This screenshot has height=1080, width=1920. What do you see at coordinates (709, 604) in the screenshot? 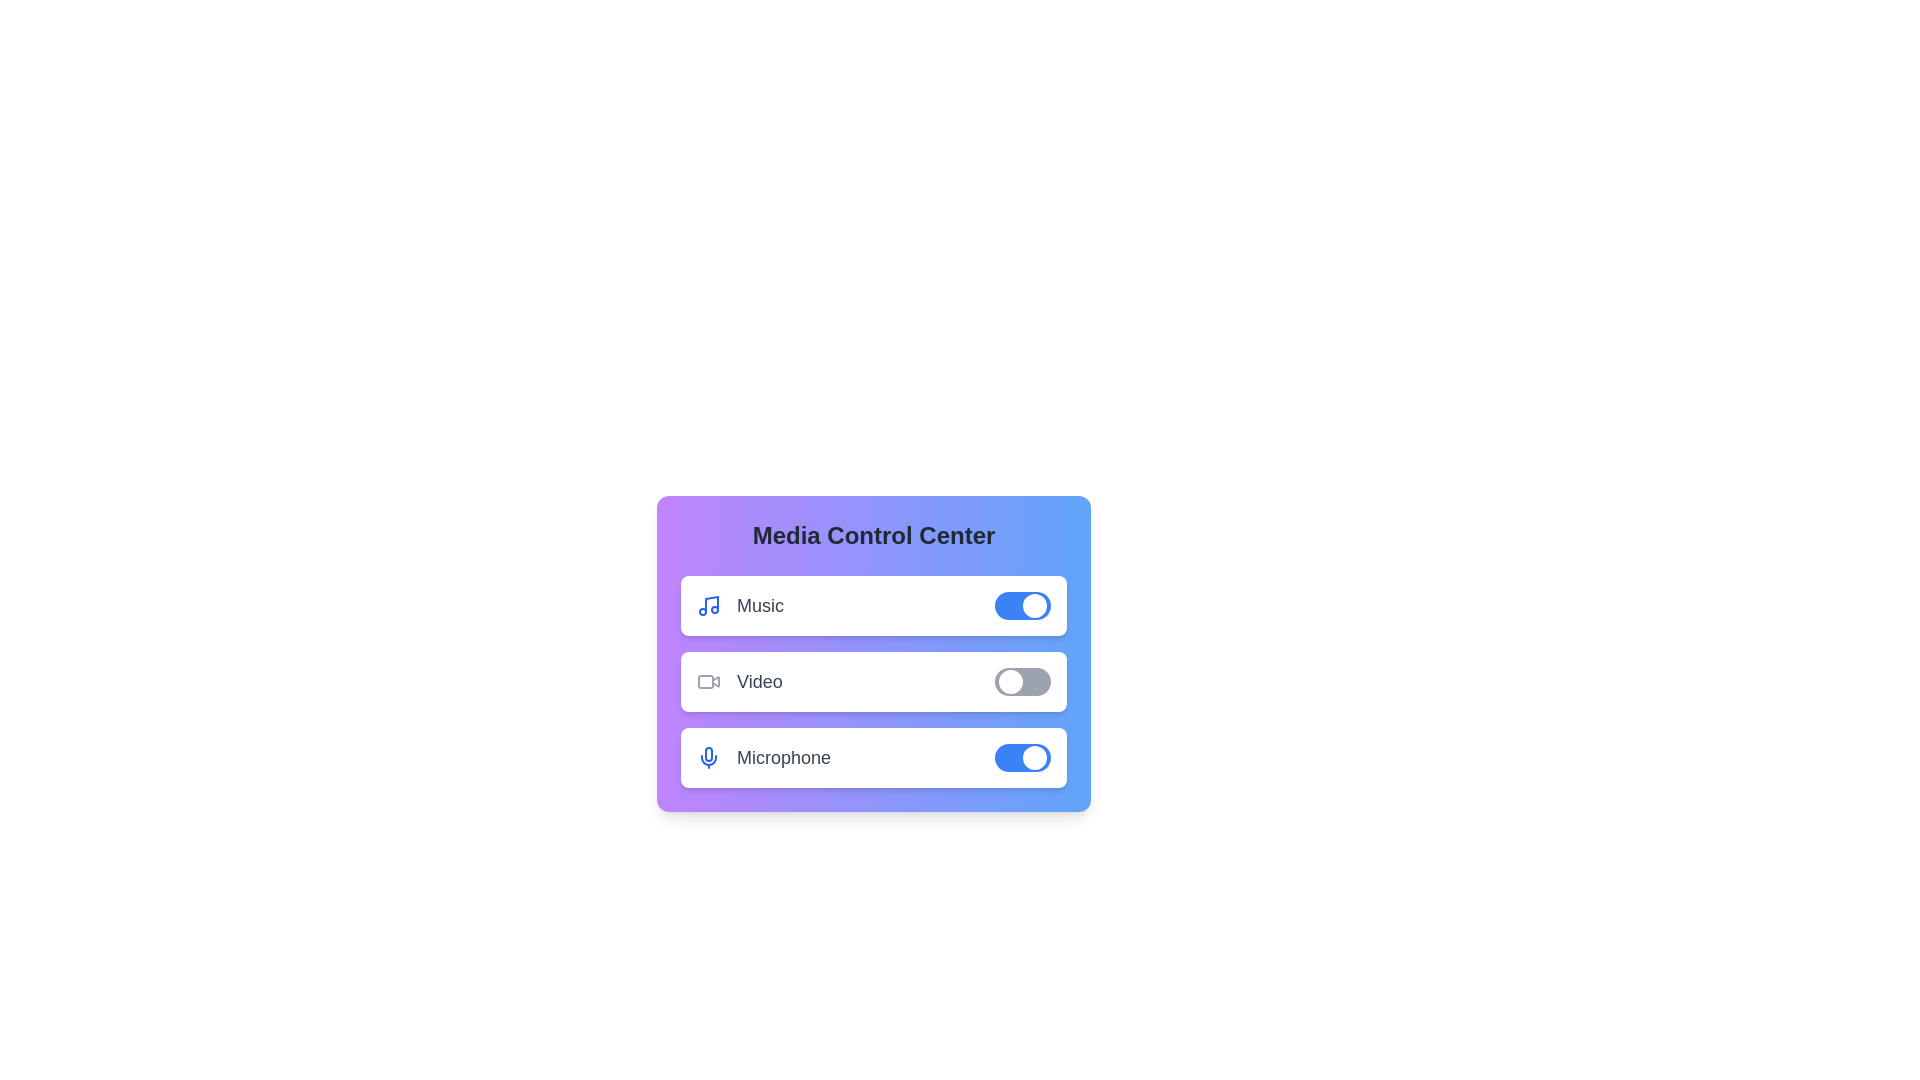
I see `the icon representing the Music control` at bounding box center [709, 604].